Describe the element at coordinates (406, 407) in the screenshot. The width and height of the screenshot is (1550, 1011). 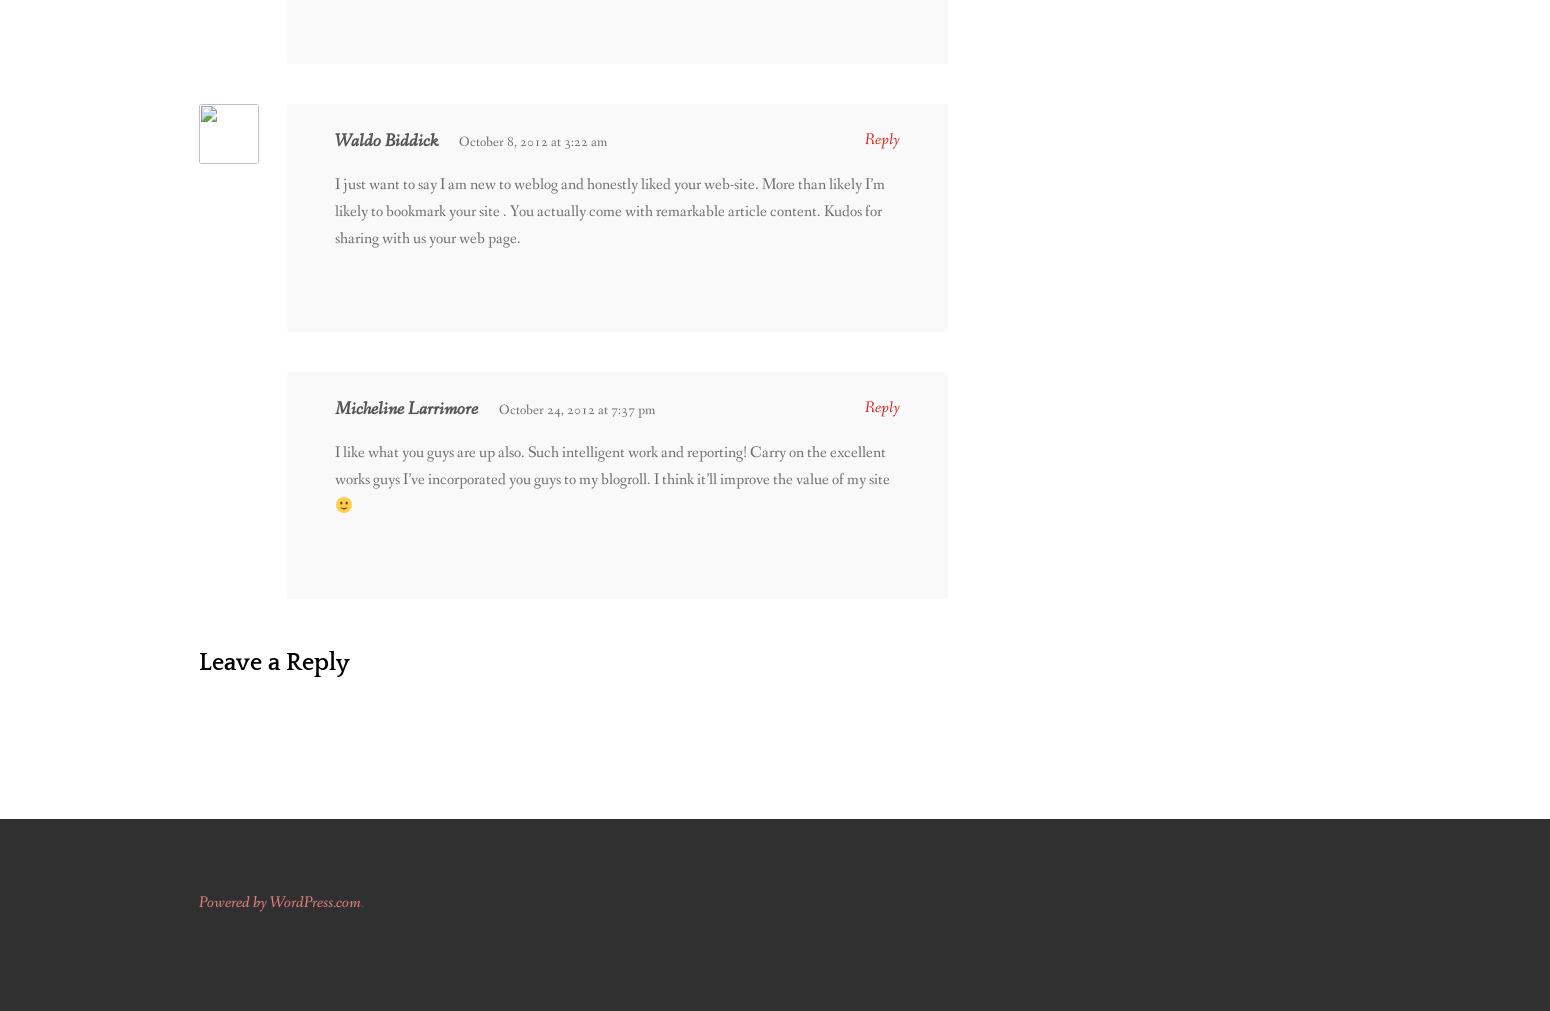
I see `'Micheline Larrimore'` at that location.